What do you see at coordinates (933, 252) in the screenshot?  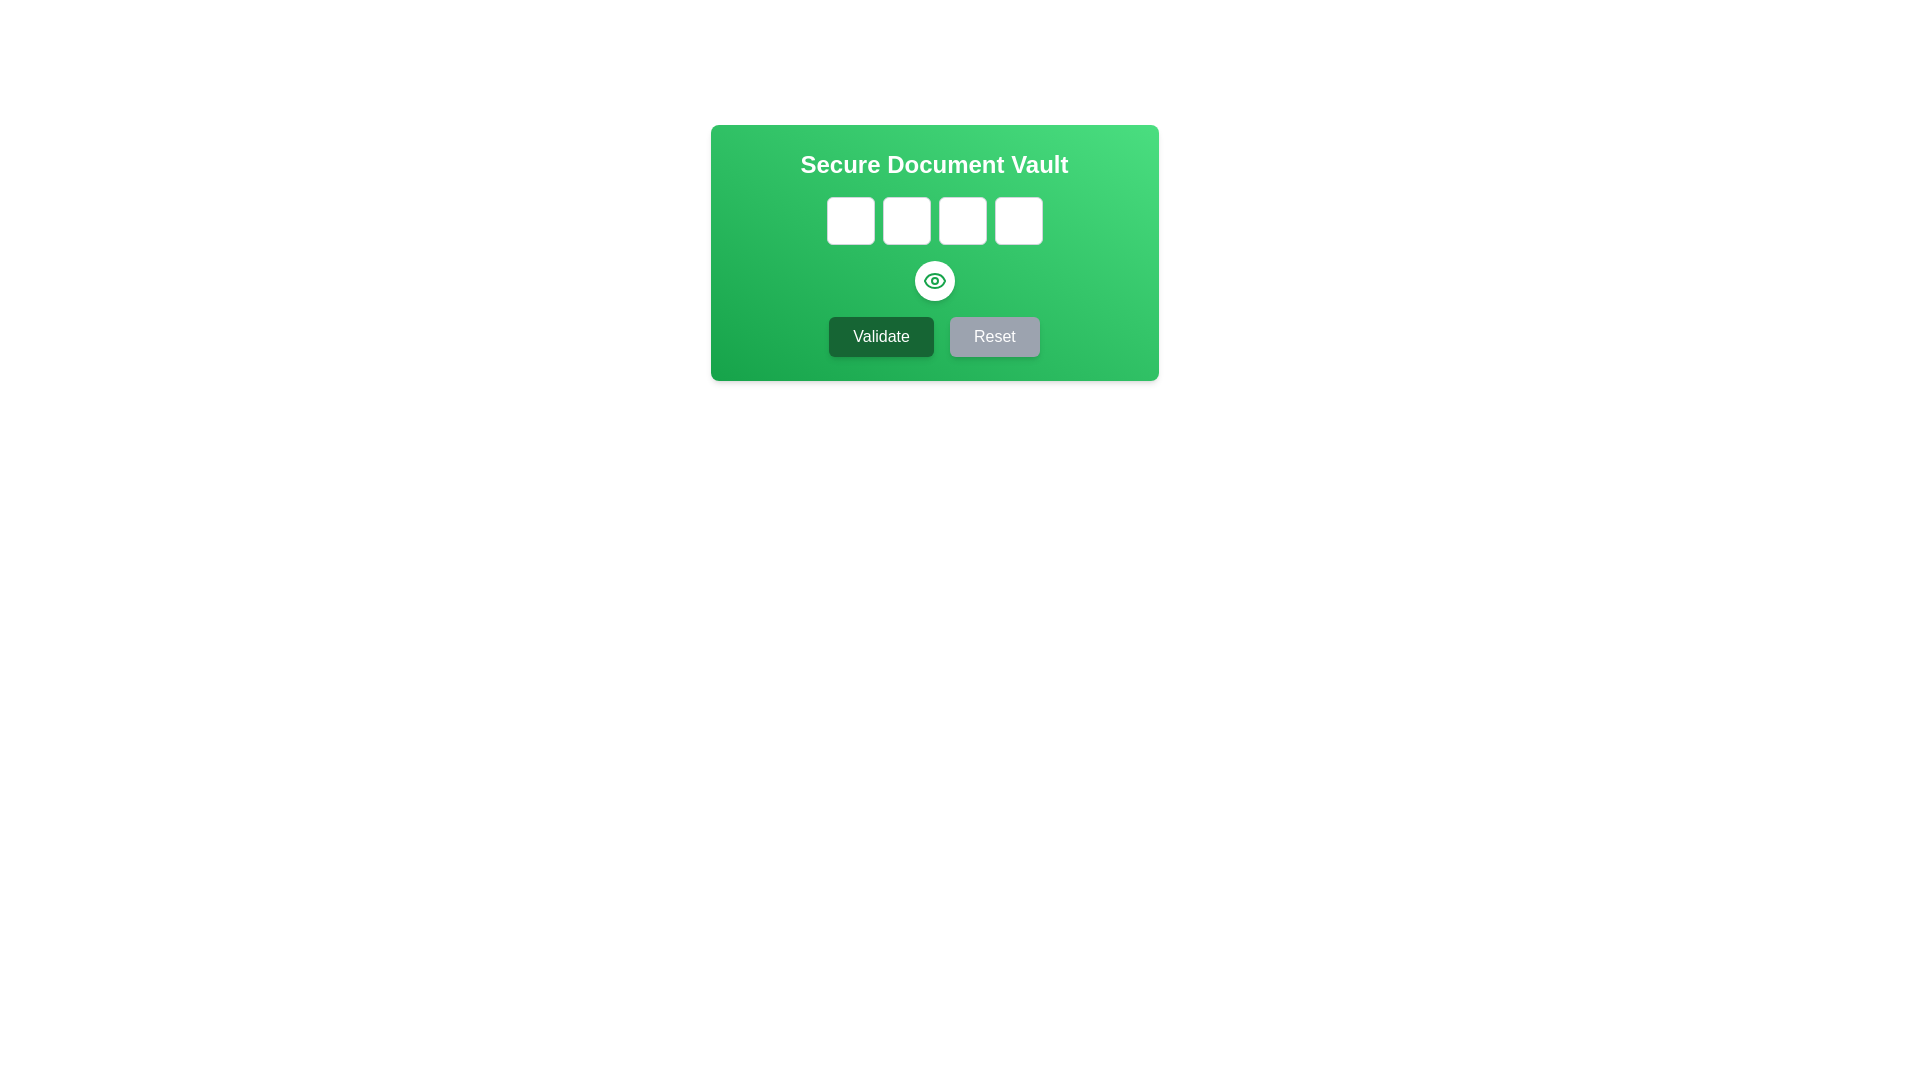 I see `the circular button with a white background and a green border containing an eye icon` at bounding box center [933, 252].